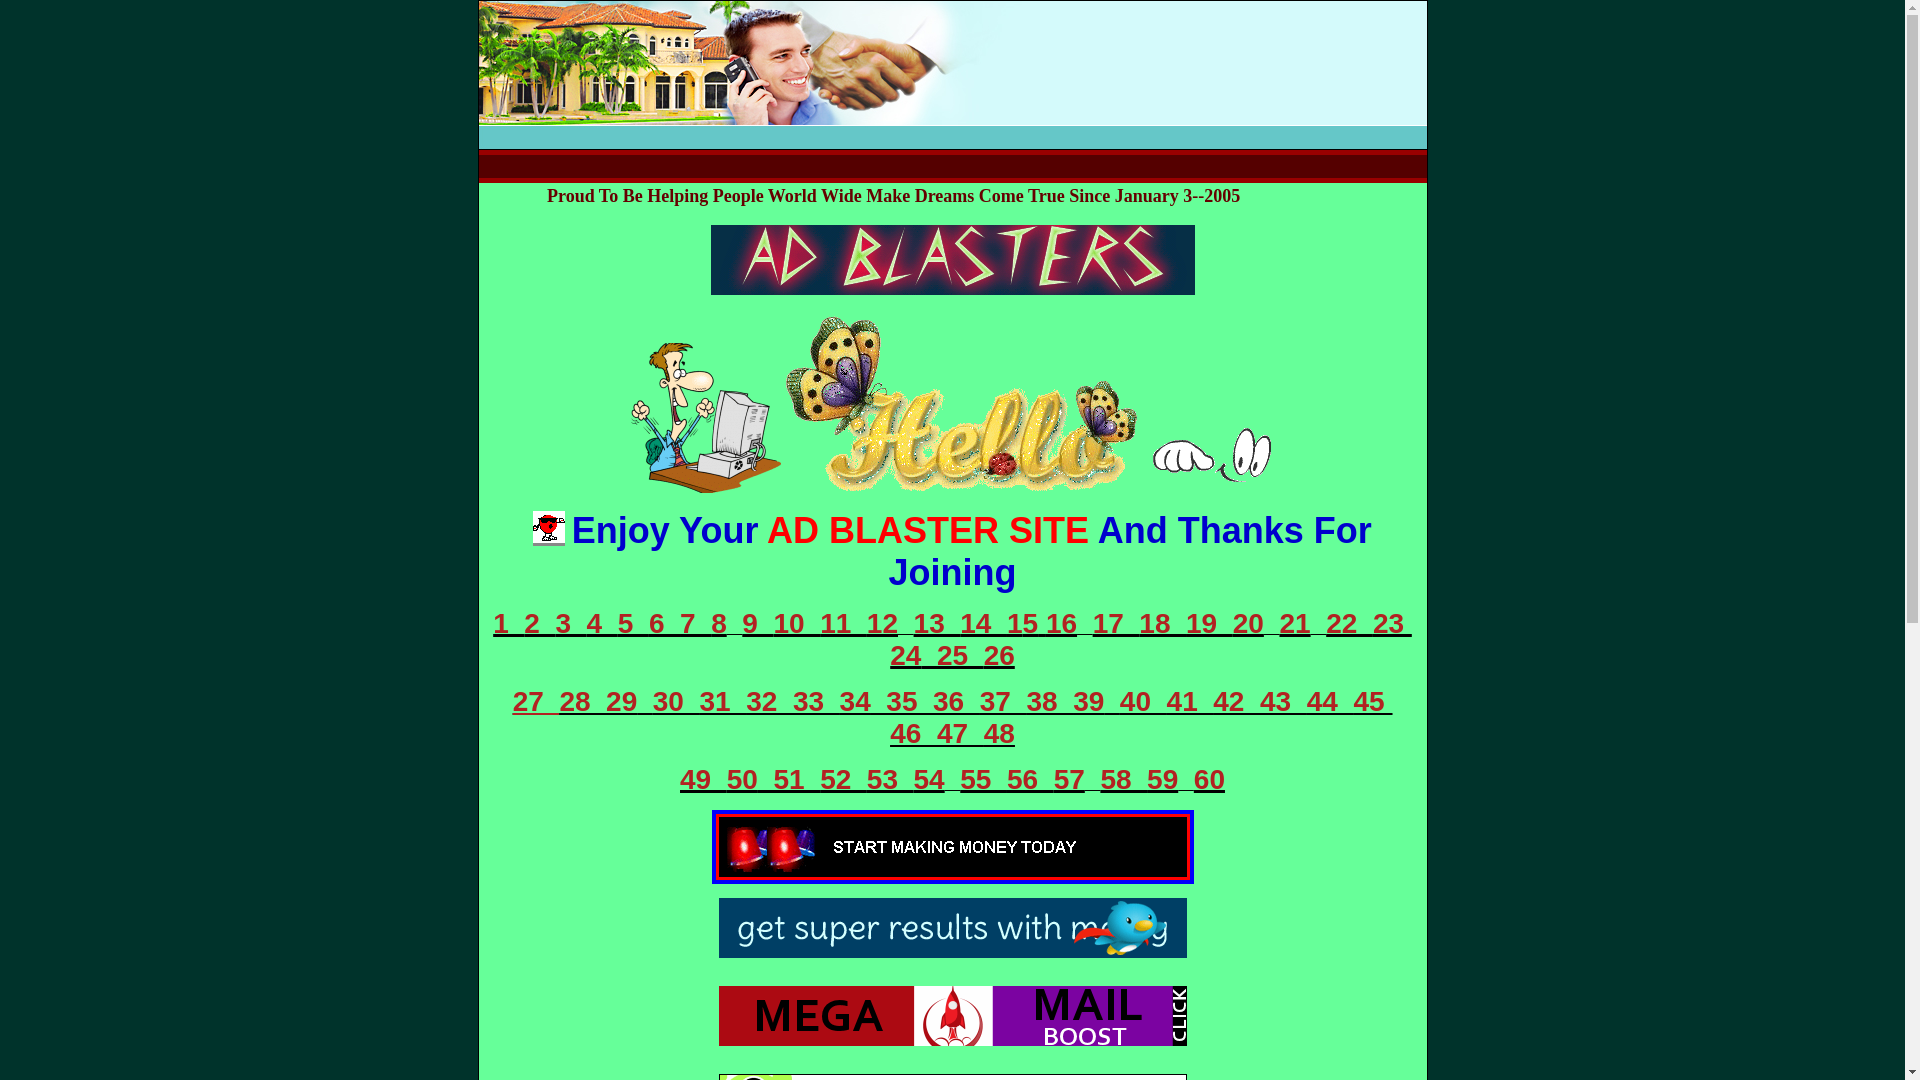 The image size is (1920, 1080). Describe the element at coordinates (620, 700) in the screenshot. I see `'29'` at that location.